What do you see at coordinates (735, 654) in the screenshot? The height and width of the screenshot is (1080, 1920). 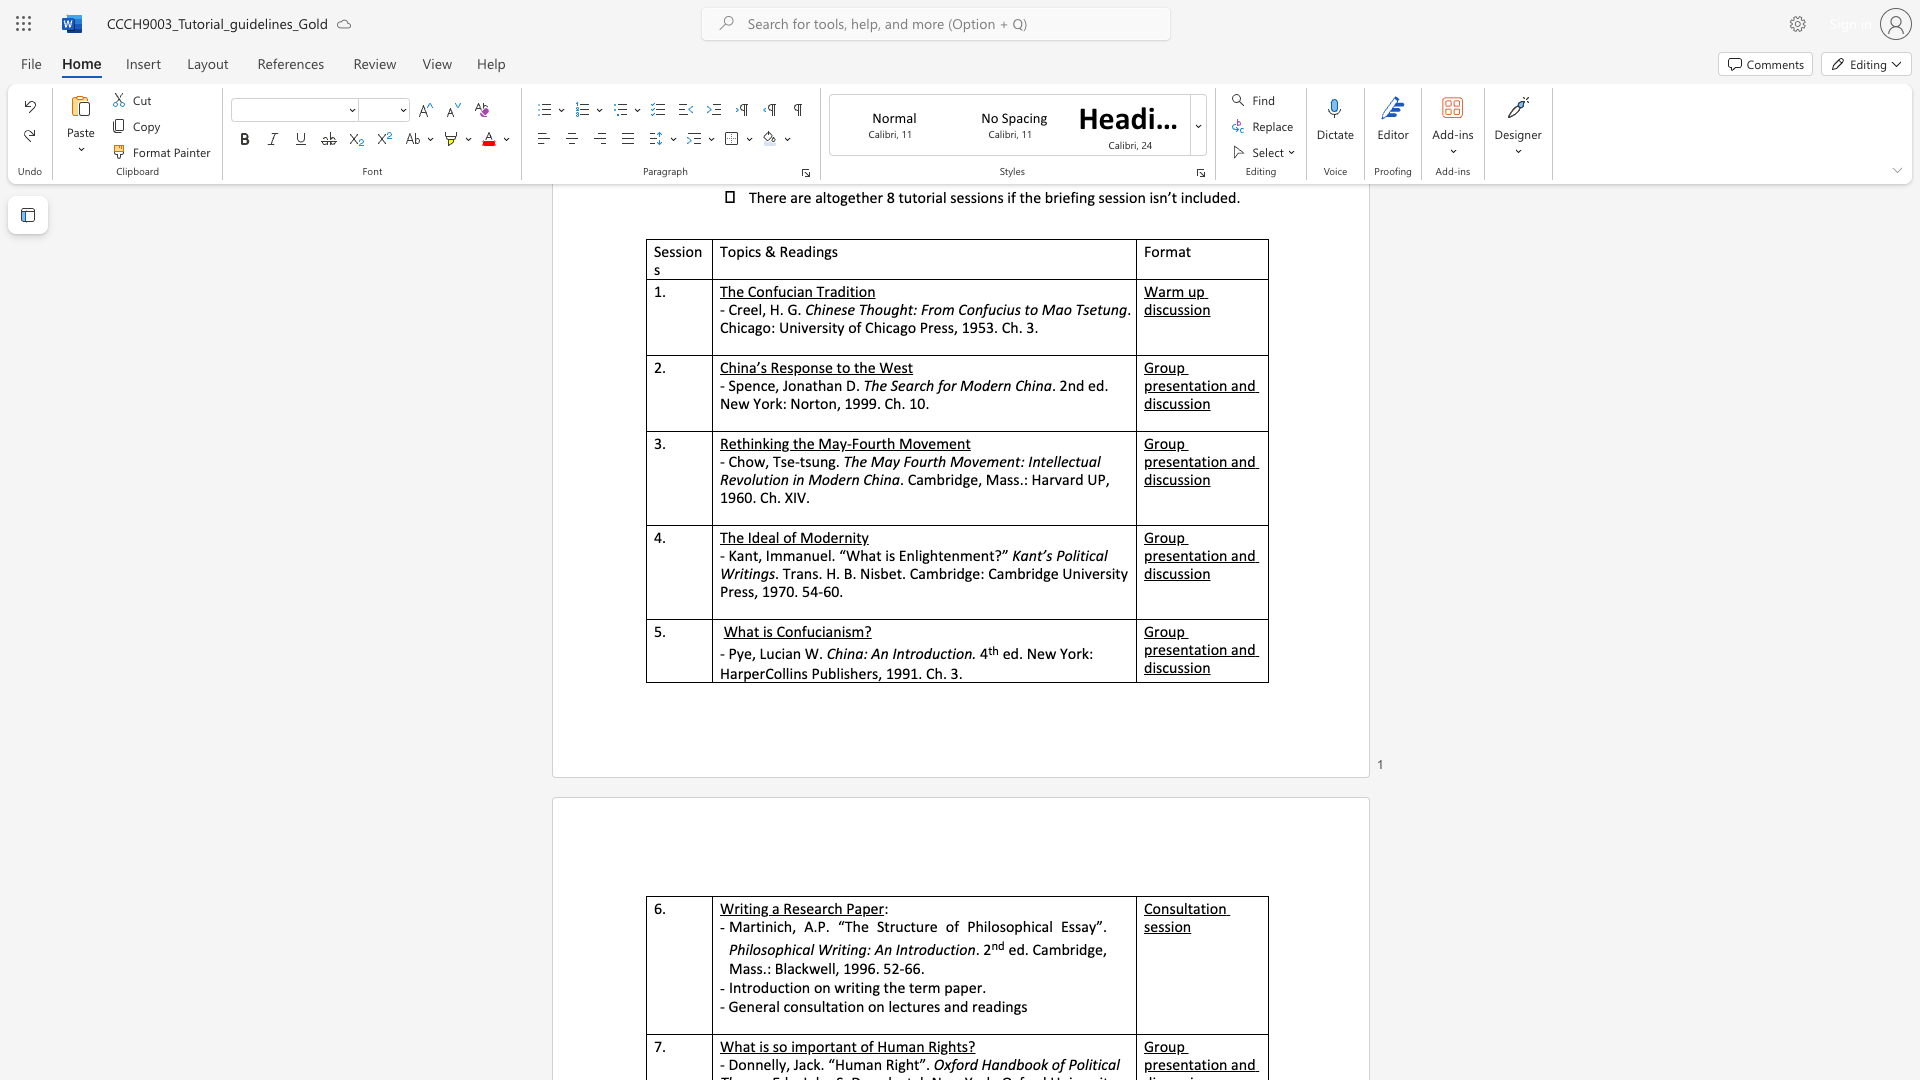 I see `the subset text "ye, Lucia" within the text "- Pye, Lucian W."` at bounding box center [735, 654].